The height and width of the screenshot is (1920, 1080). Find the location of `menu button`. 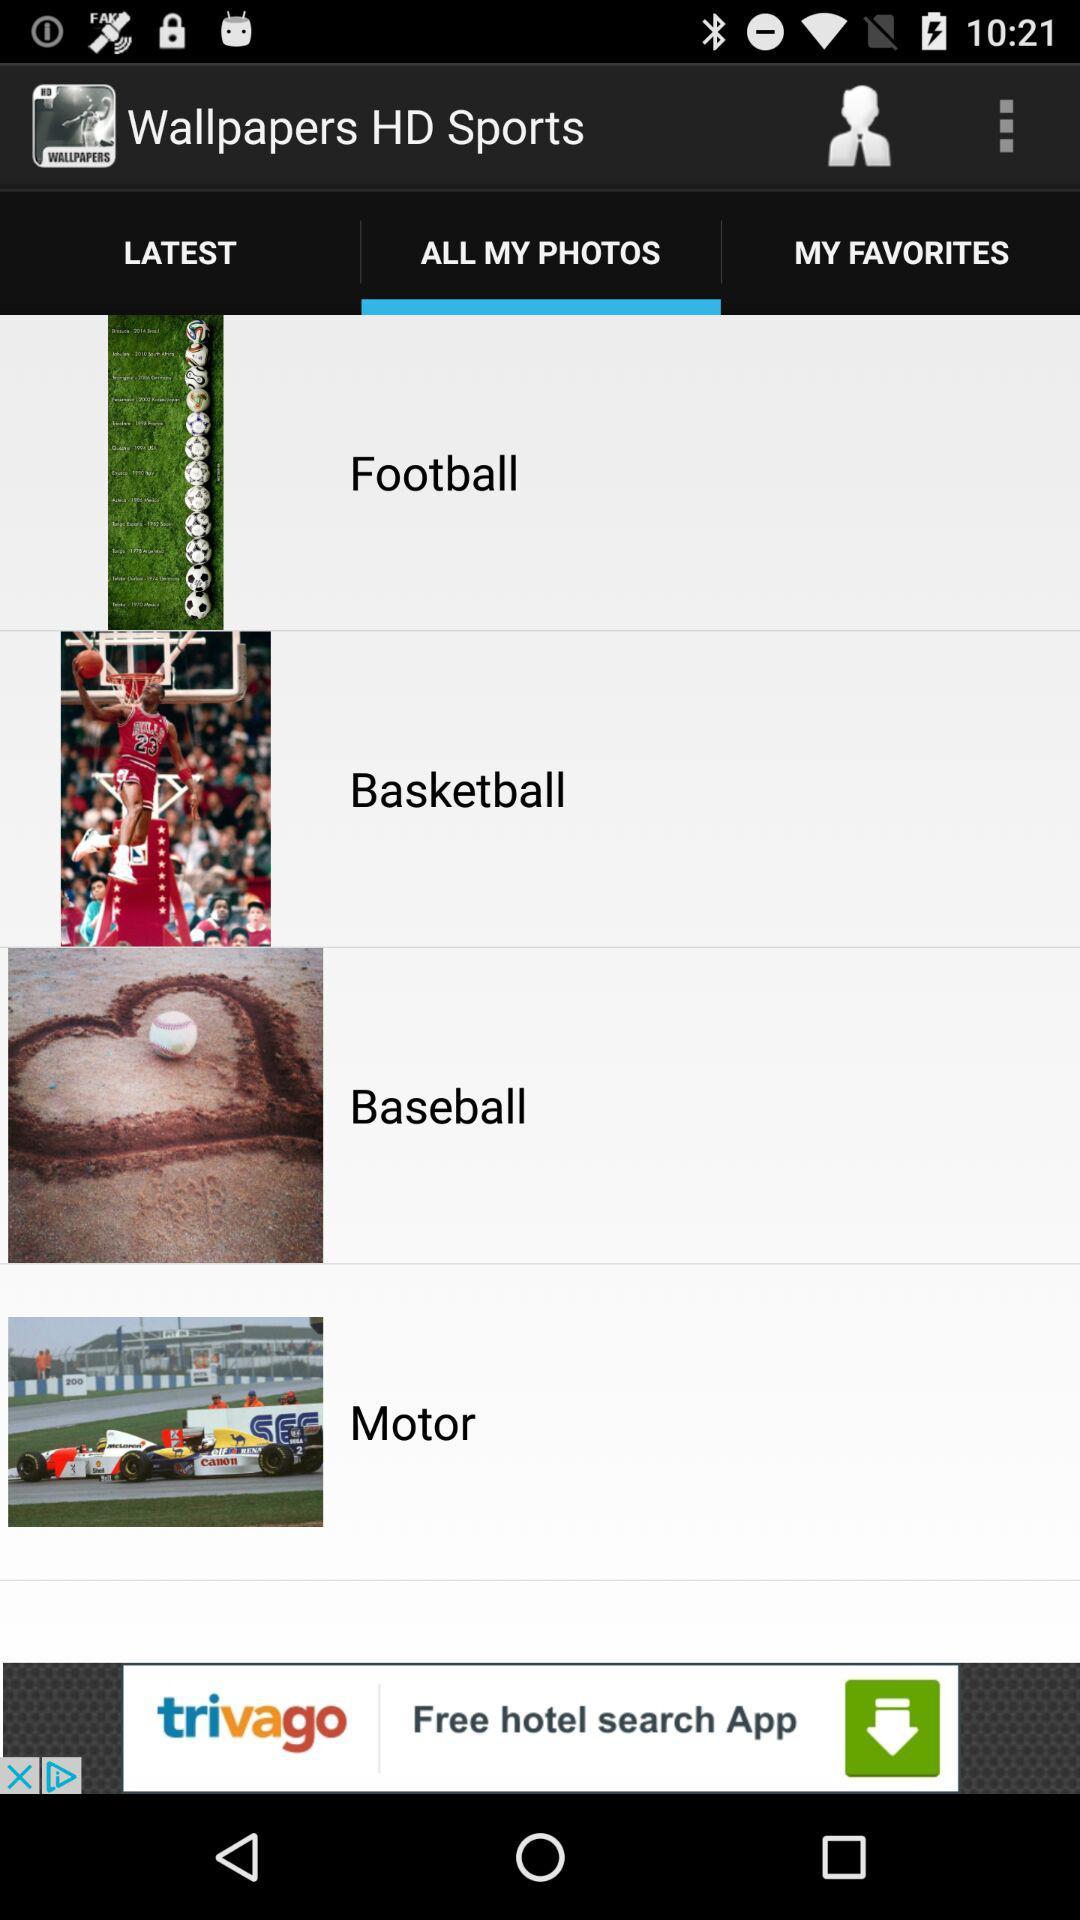

menu button is located at coordinates (1006, 124).